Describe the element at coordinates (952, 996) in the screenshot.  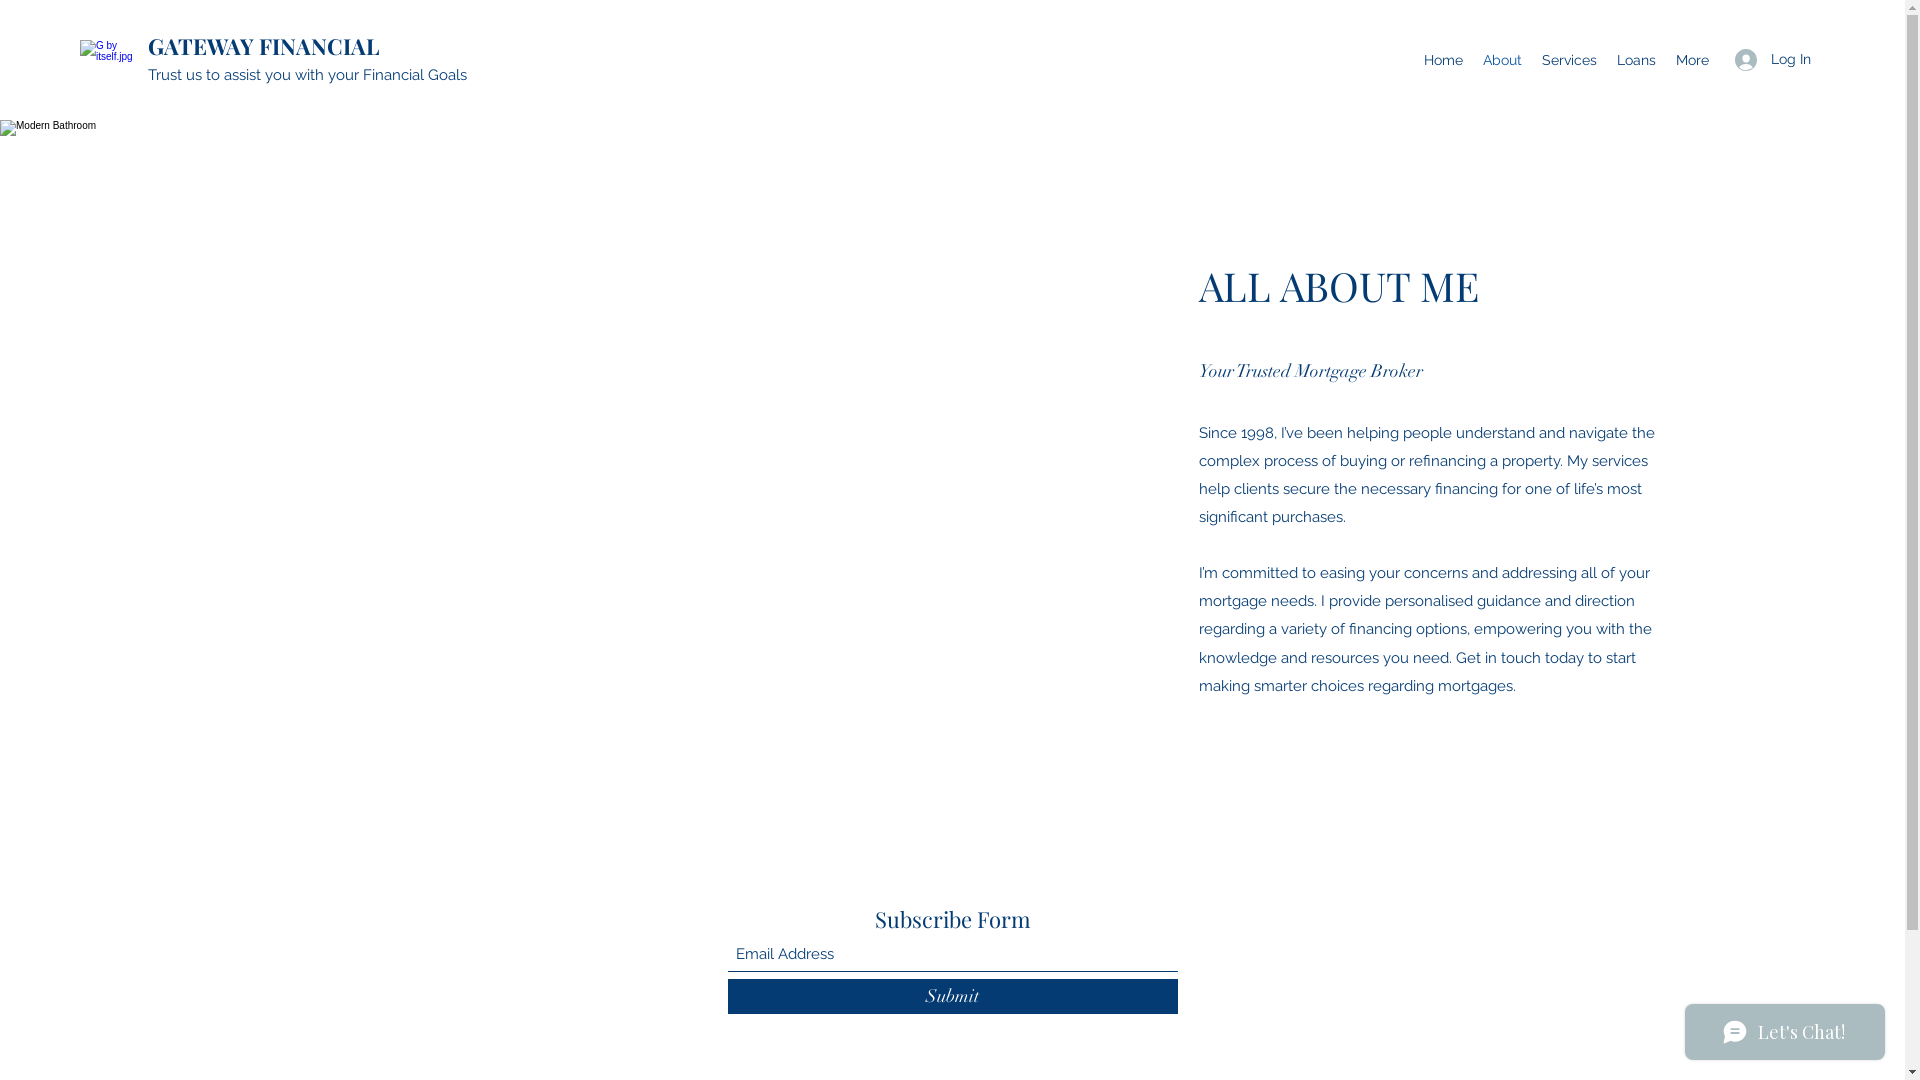
I see `'Submit'` at that location.